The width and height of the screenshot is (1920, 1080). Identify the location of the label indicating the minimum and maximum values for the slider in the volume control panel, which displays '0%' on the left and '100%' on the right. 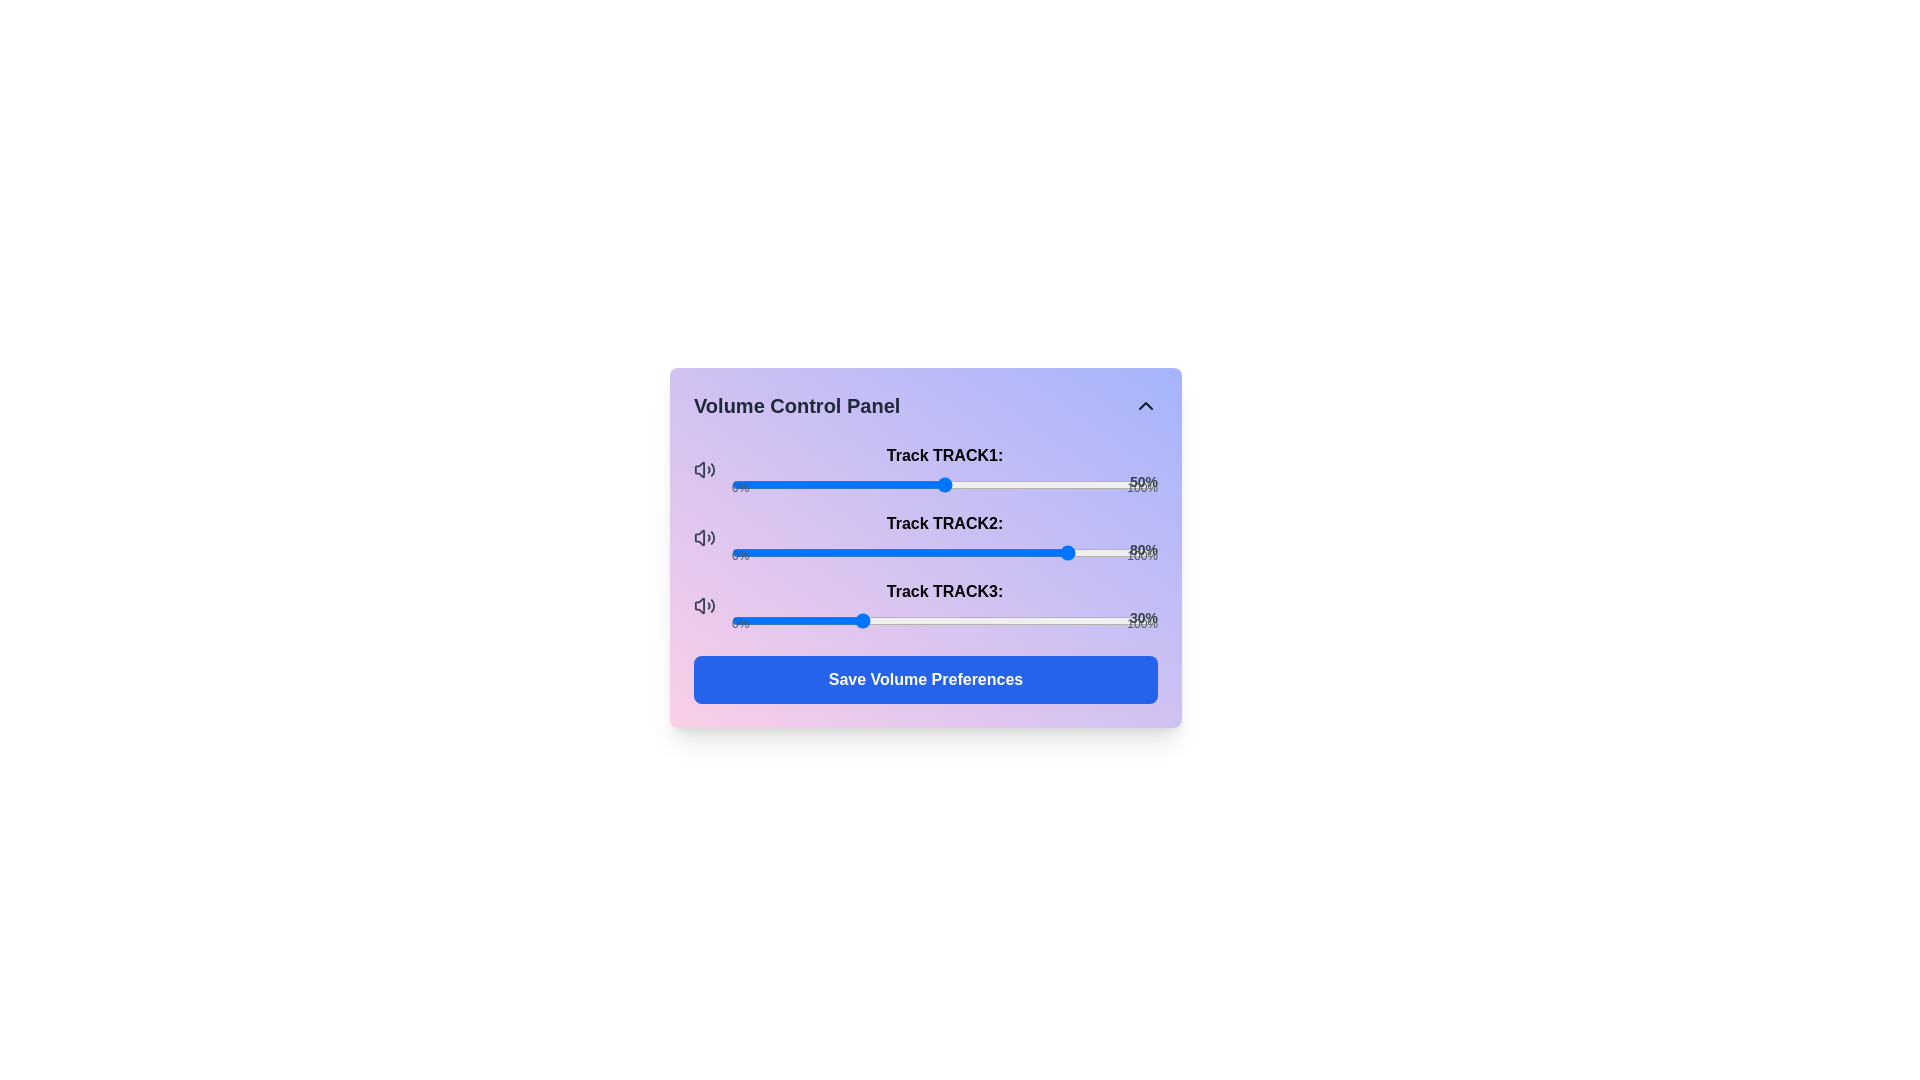
(944, 488).